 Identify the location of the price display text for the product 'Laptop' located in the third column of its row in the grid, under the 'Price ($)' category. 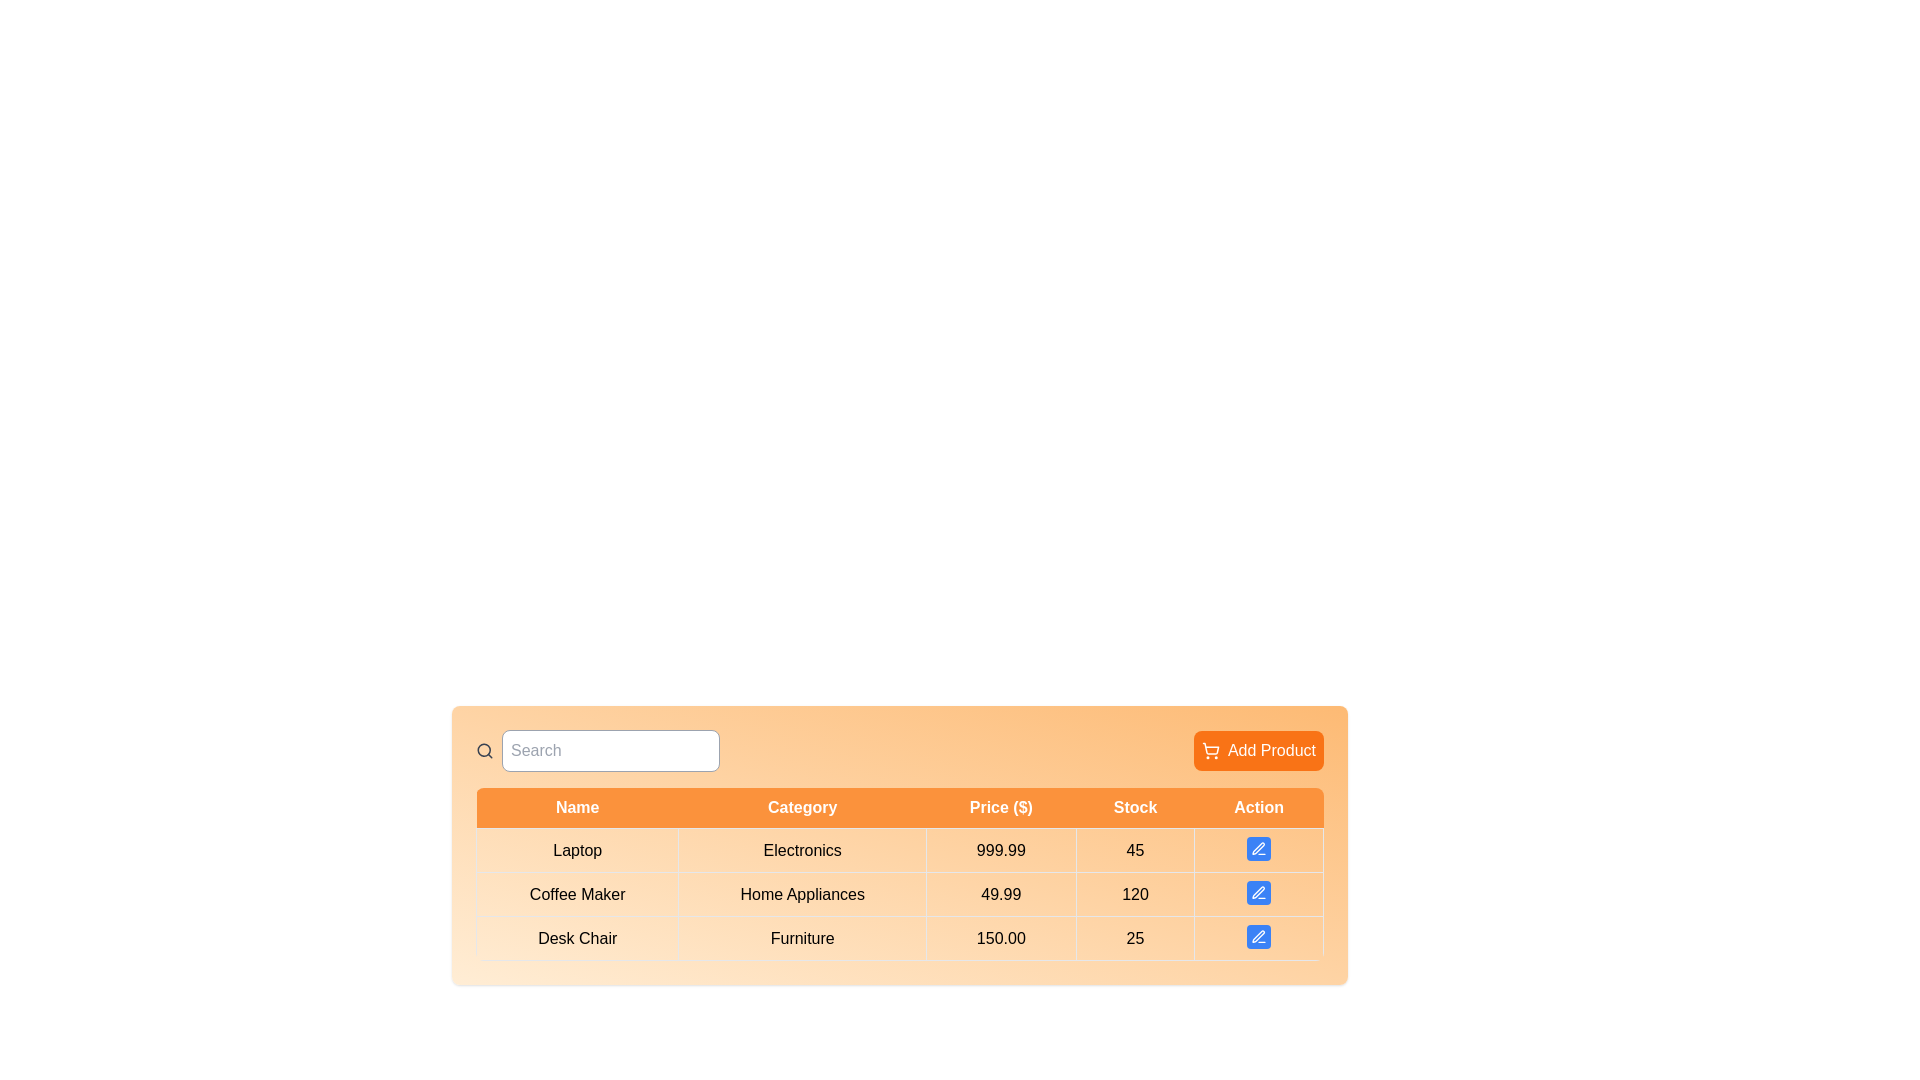
(1001, 850).